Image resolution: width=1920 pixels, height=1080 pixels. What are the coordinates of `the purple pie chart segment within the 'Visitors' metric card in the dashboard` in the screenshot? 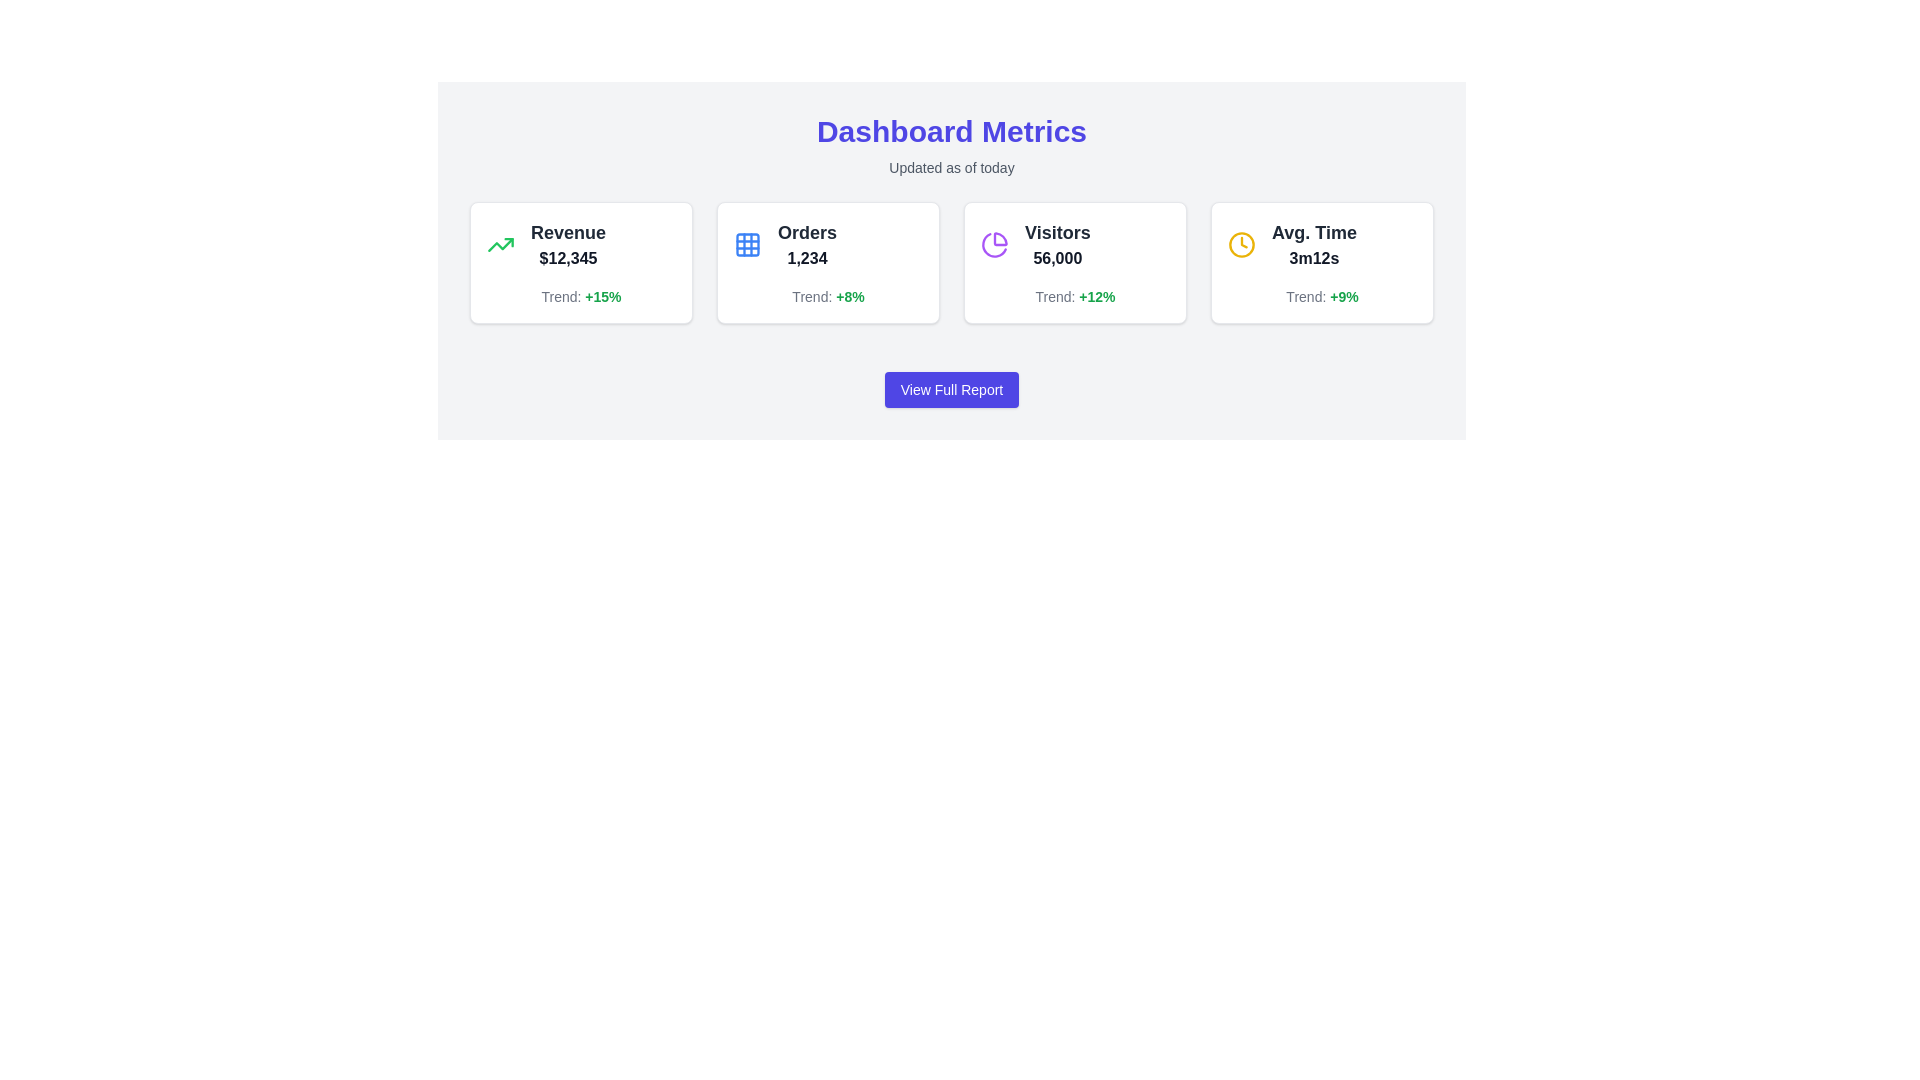 It's located at (1000, 238).